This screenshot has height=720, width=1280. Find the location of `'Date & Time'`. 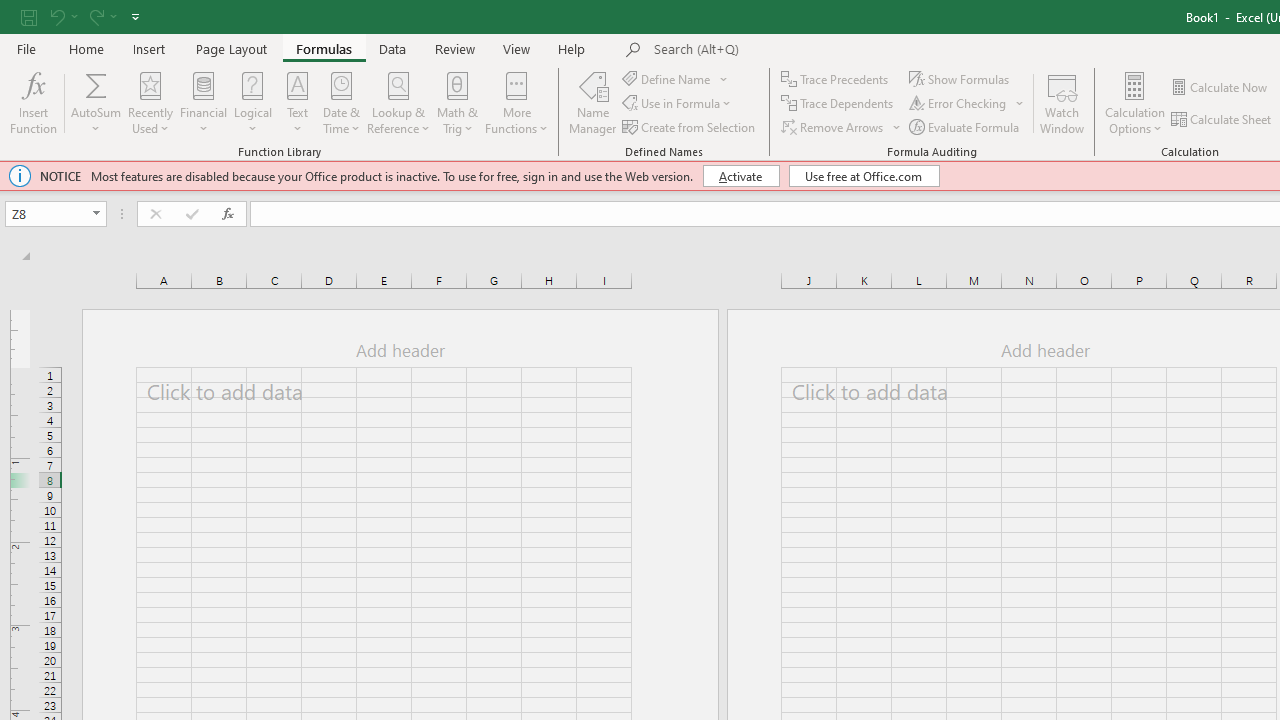

'Date & Time' is located at coordinates (342, 103).